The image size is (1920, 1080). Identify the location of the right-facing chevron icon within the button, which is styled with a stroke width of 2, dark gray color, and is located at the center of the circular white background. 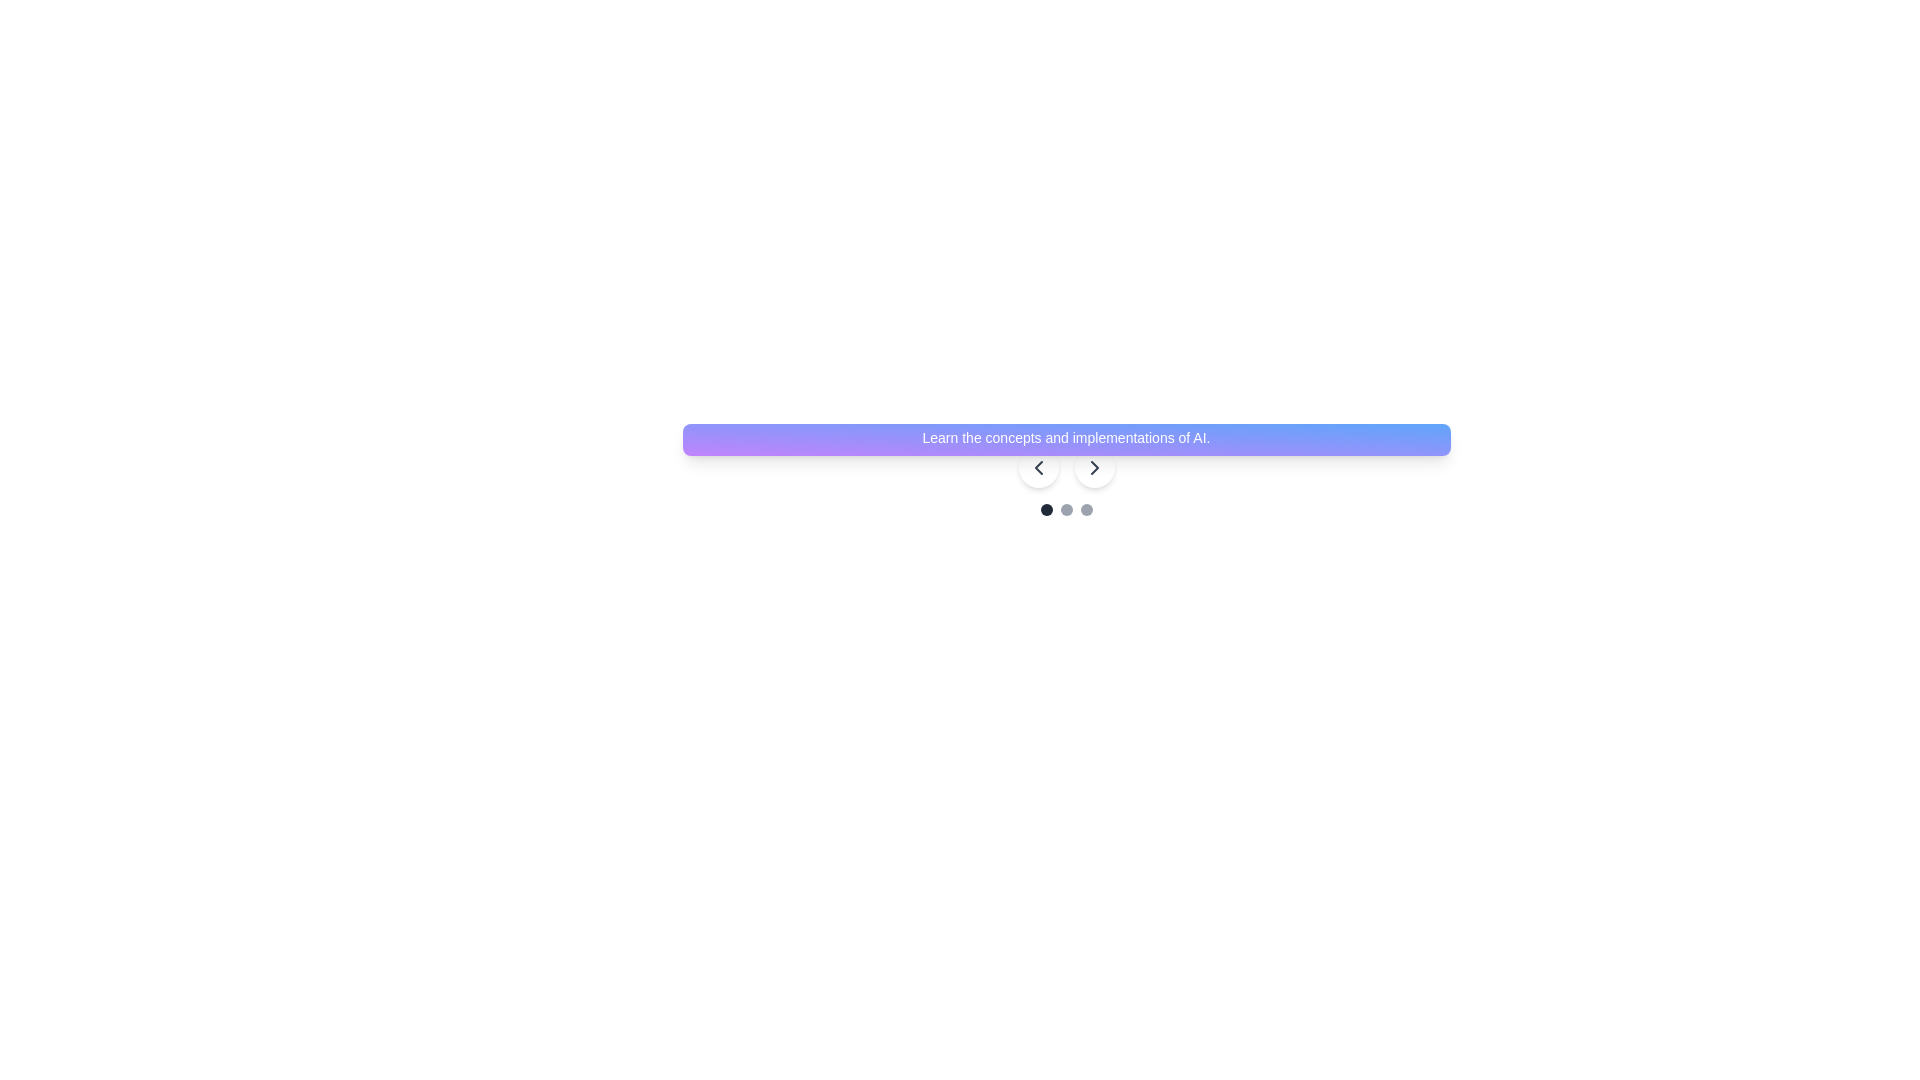
(1093, 467).